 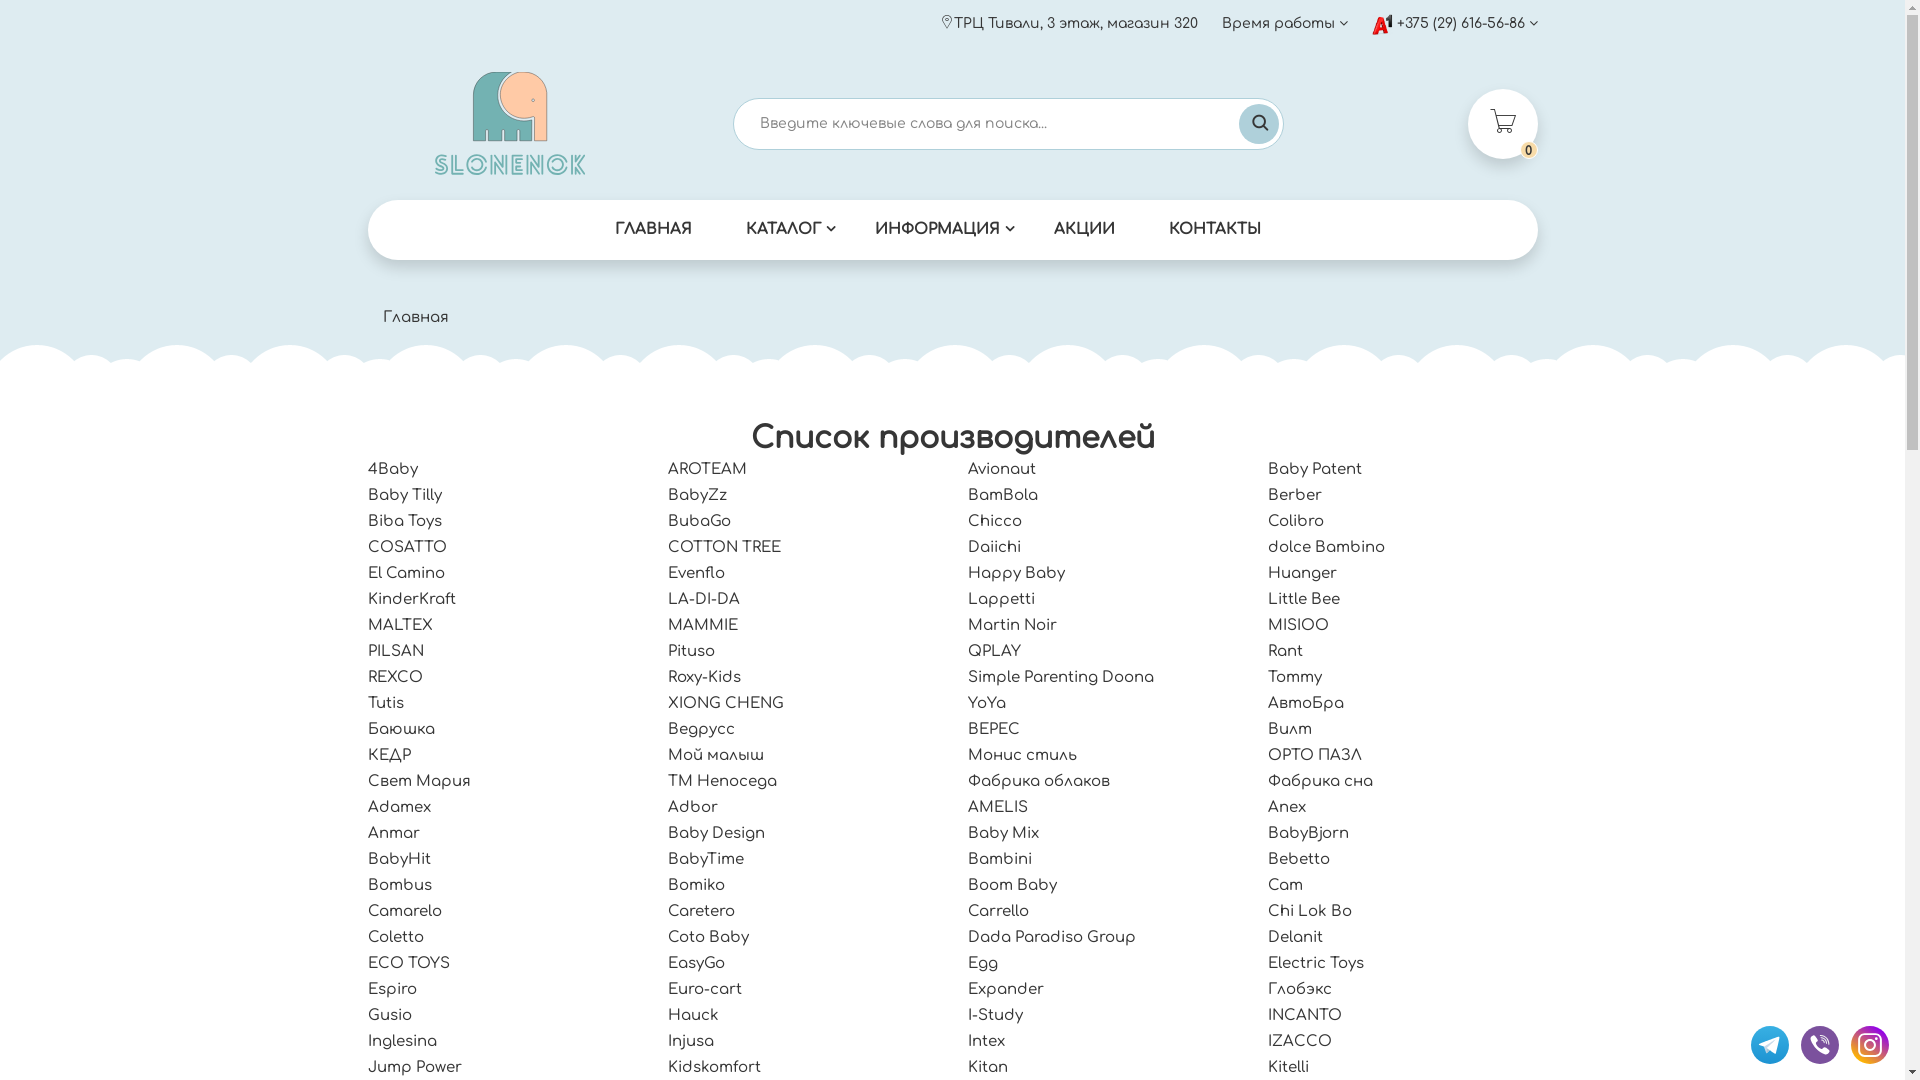 I want to click on 'Kidskomfort', so click(x=714, y=1066).